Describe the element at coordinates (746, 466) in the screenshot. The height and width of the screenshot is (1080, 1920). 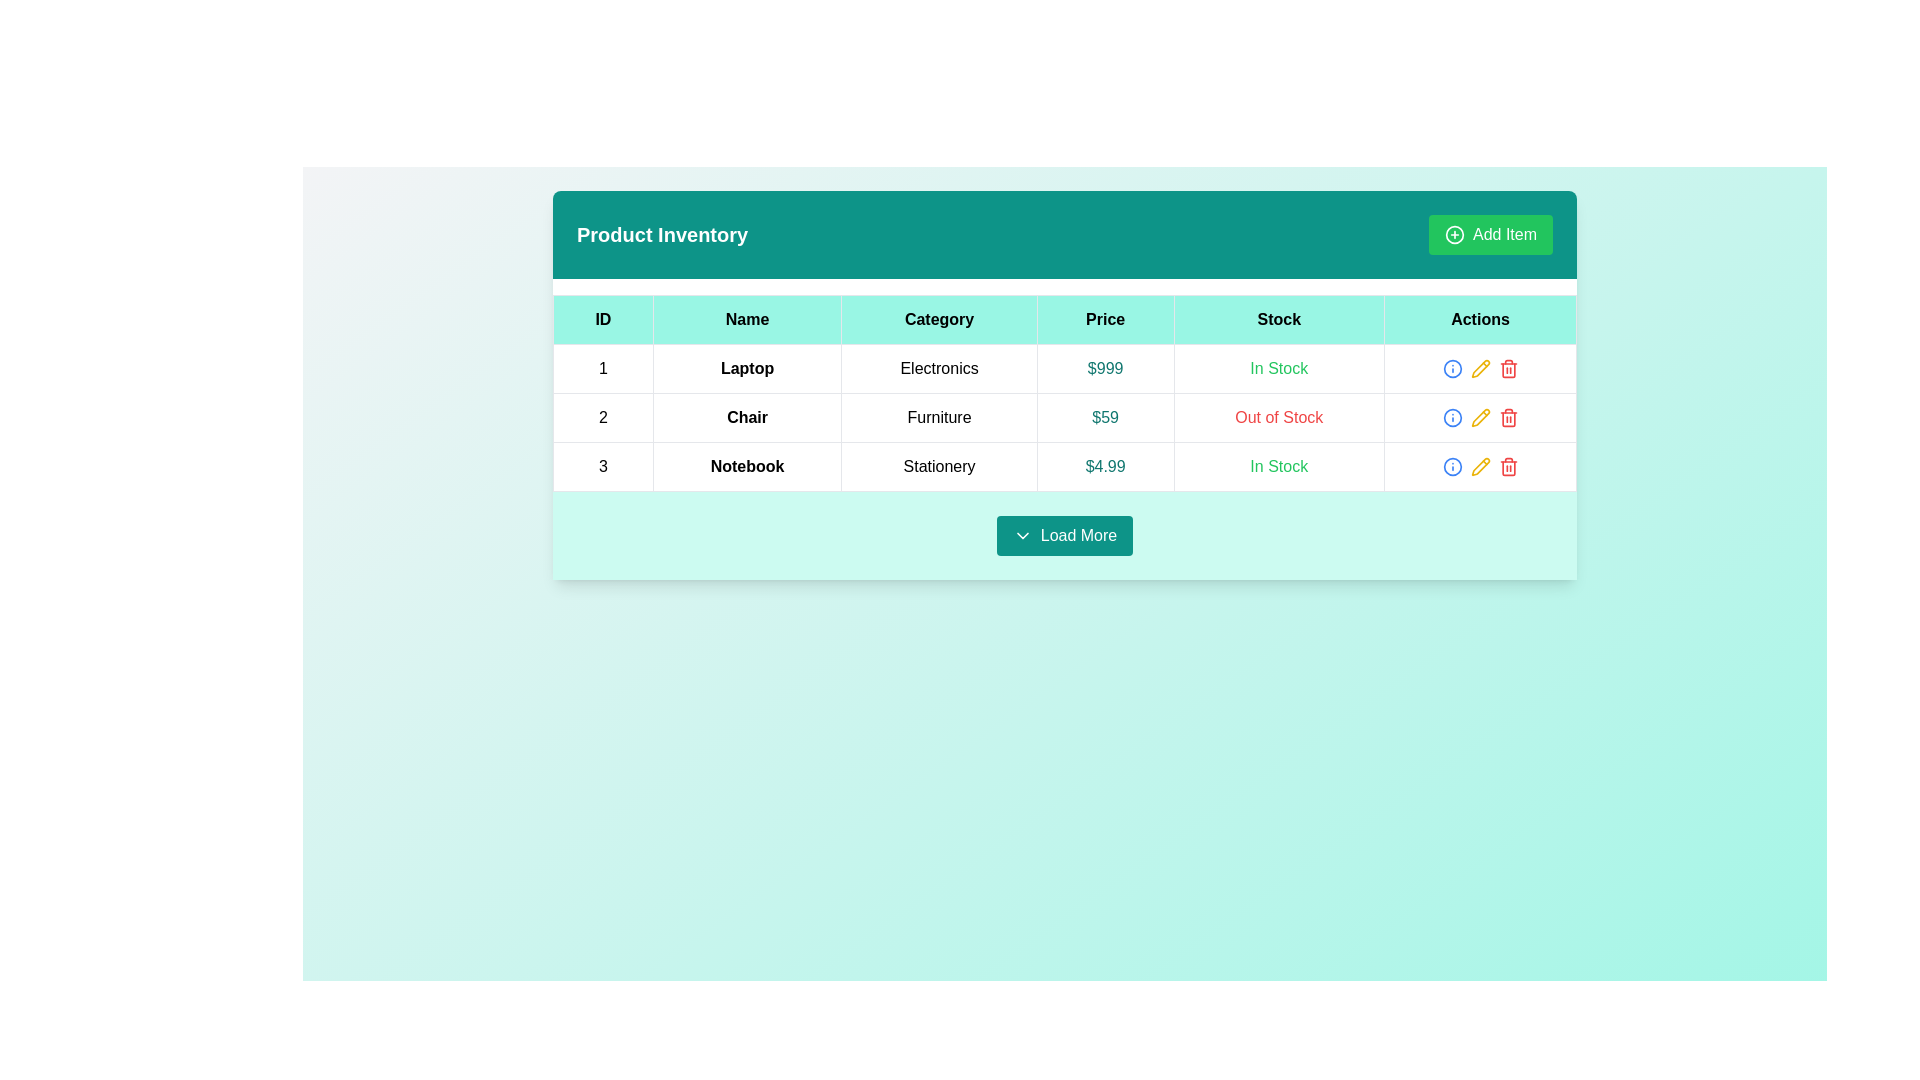
I see `the 'Notebook' text label in the second cell of the third row of the inventory table, which categorizes the product as 'Notebook'` at that location.